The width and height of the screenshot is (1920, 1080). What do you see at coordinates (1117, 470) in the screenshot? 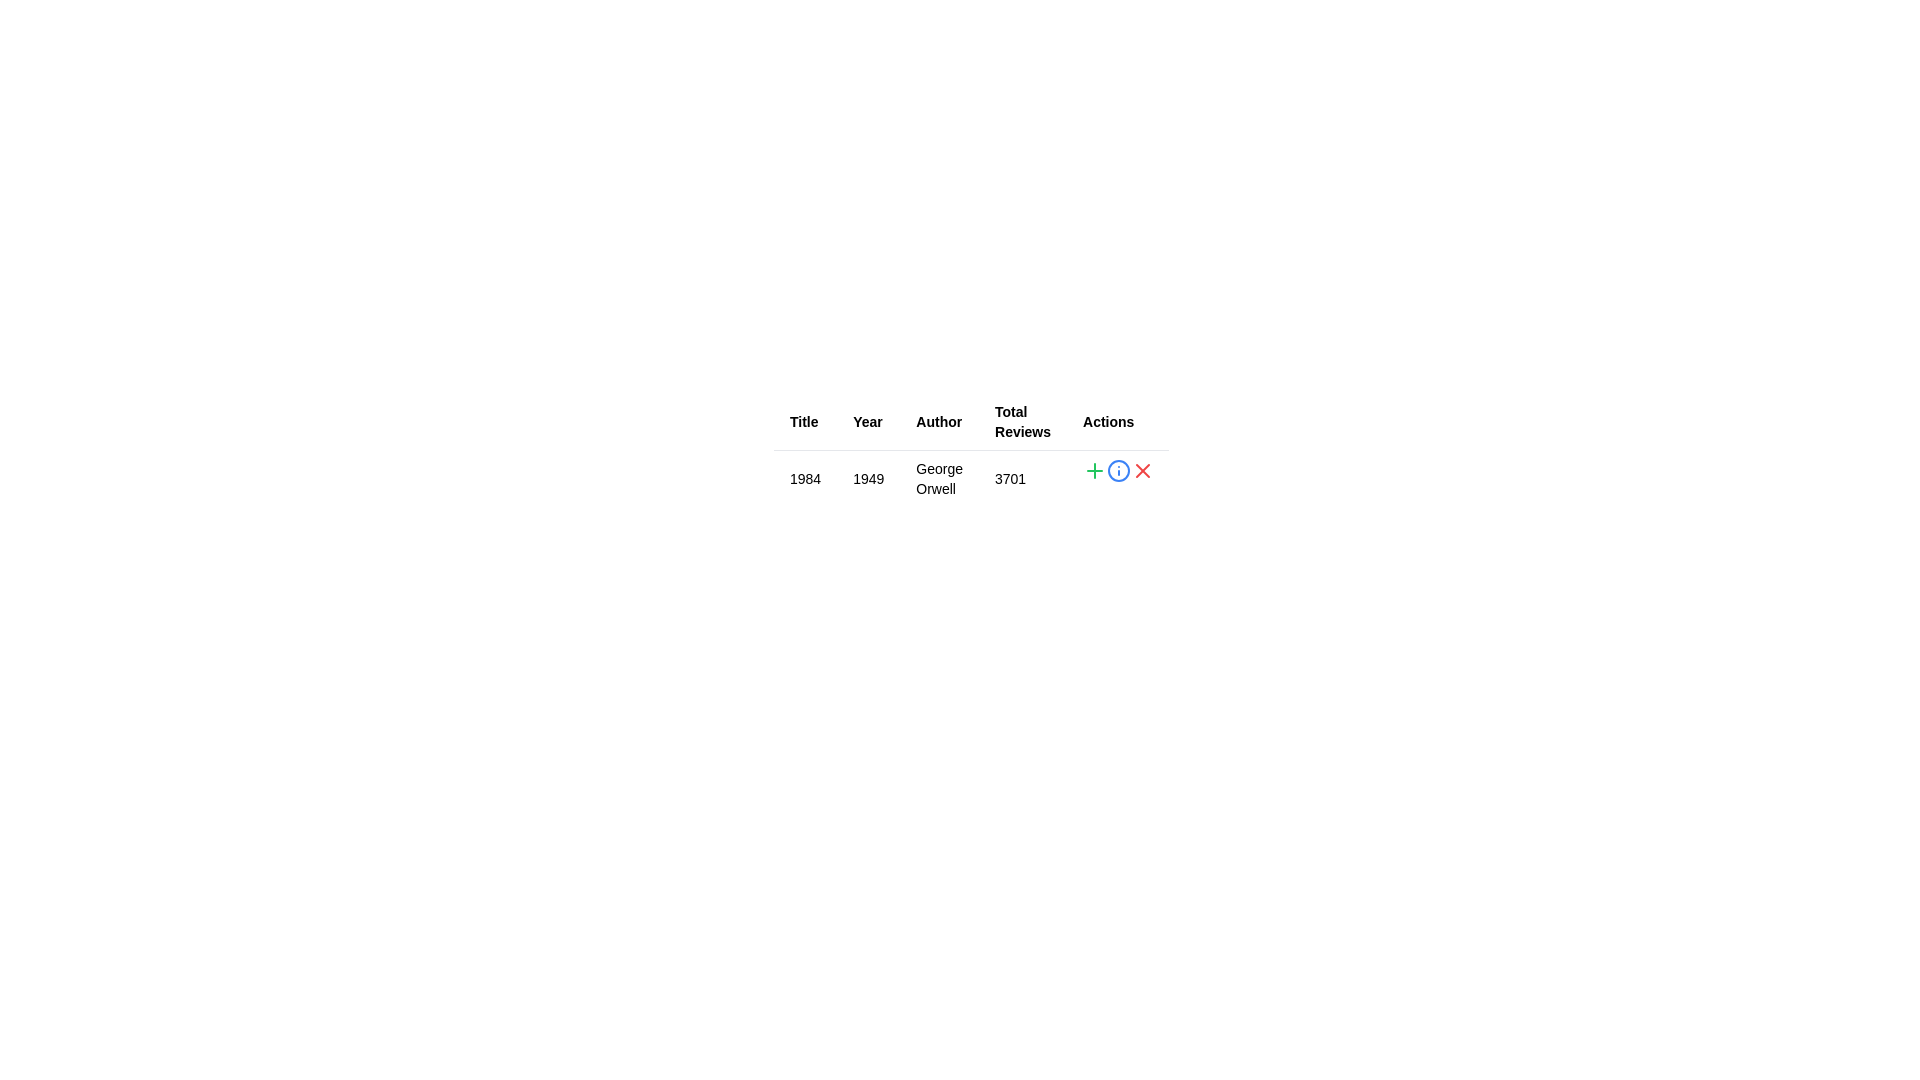
I see `the circular outline of the information icon in the Actions column of the table row, which is styled with a thin blue stroke and has no fill` at bounding box center [1117, 470].